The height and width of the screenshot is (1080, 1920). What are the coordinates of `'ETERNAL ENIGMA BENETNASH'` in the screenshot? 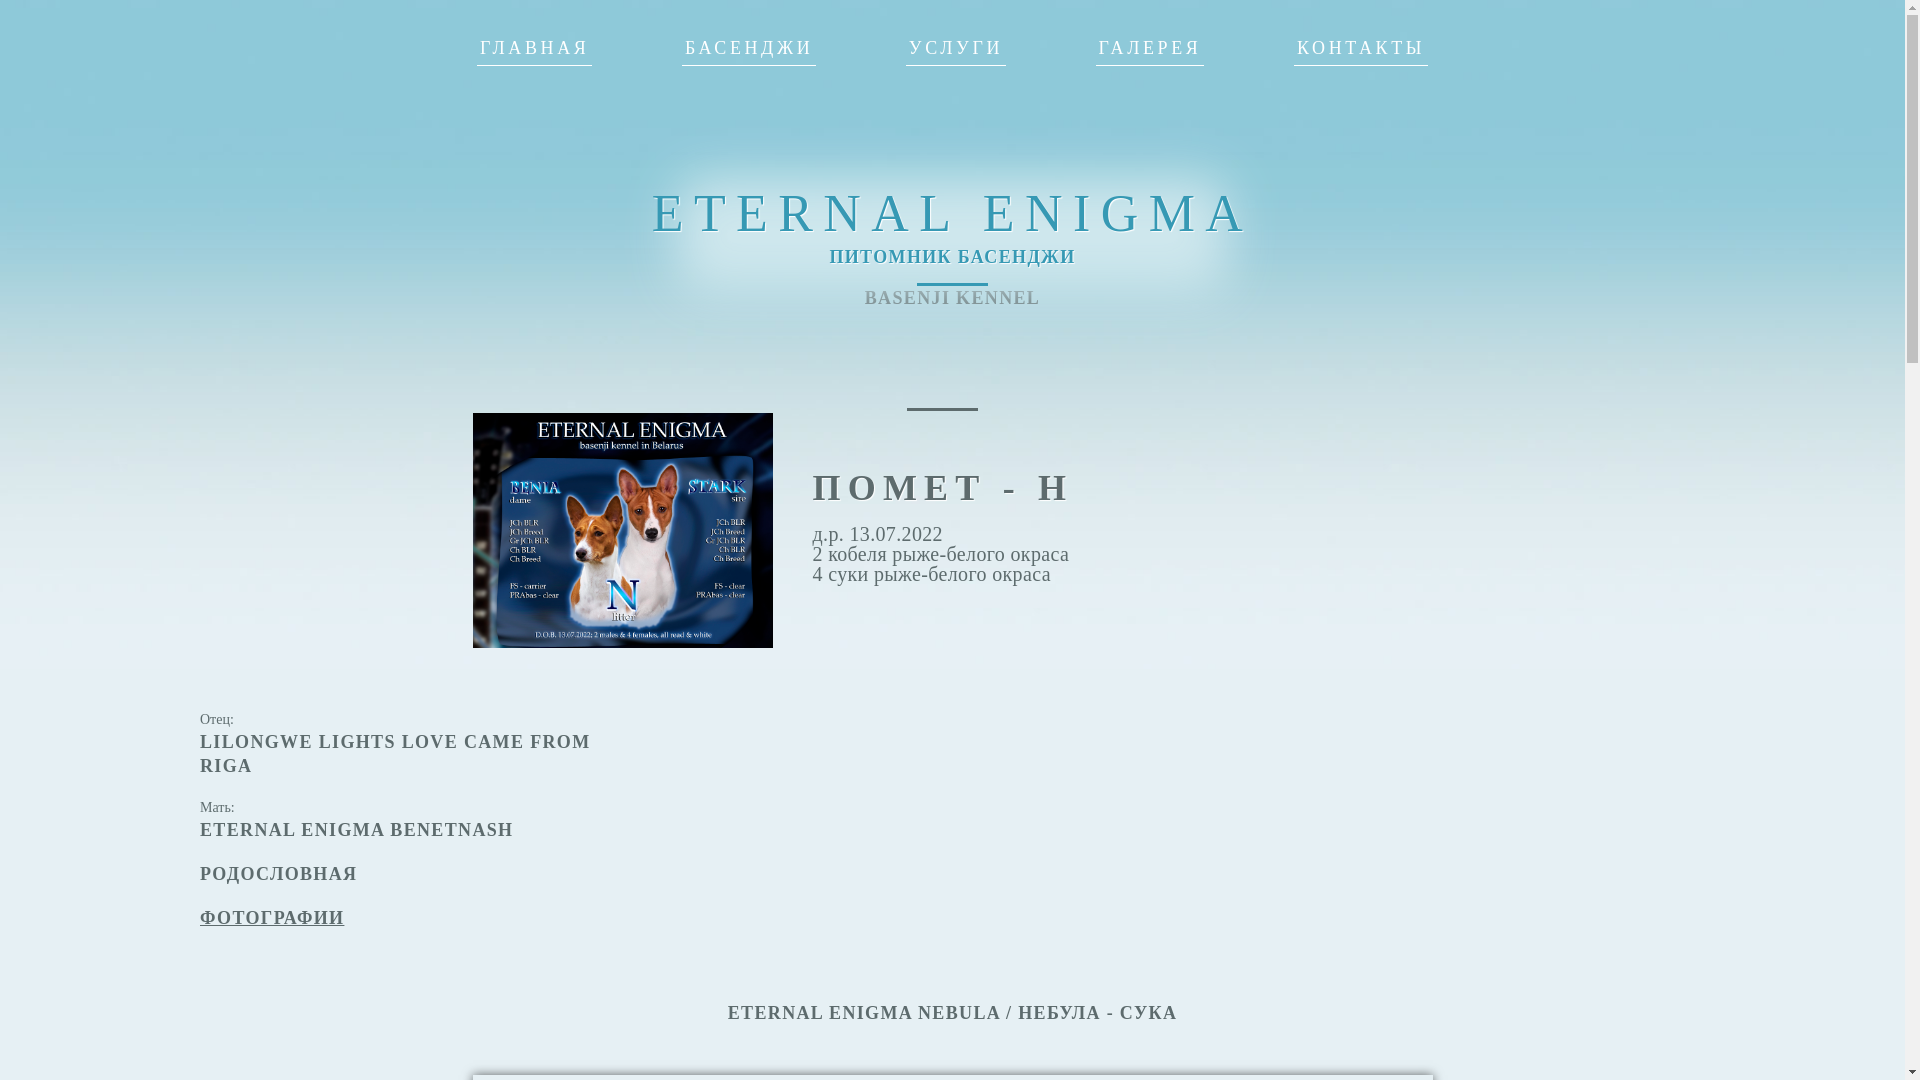 It's located at (356, 829).